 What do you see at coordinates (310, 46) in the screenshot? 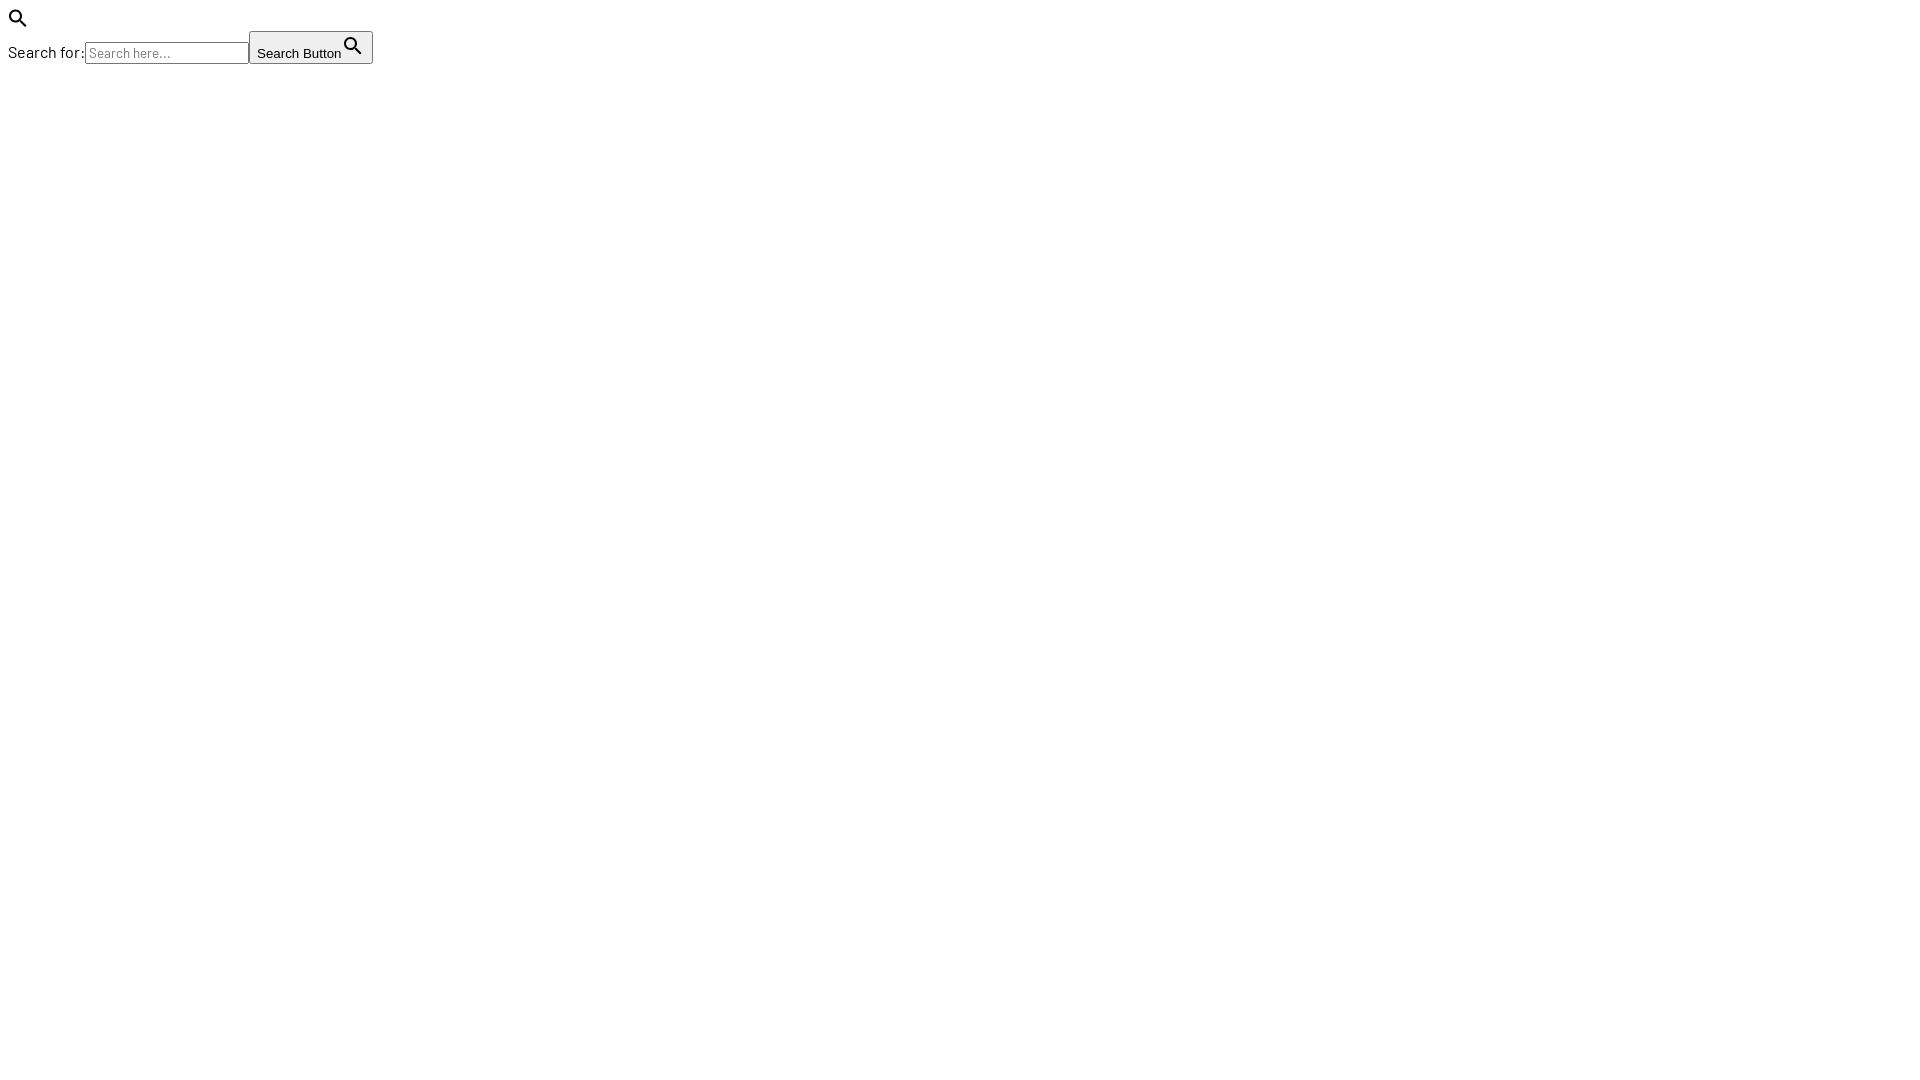
I see `'Search Button'` at bounding box center [310, 46].